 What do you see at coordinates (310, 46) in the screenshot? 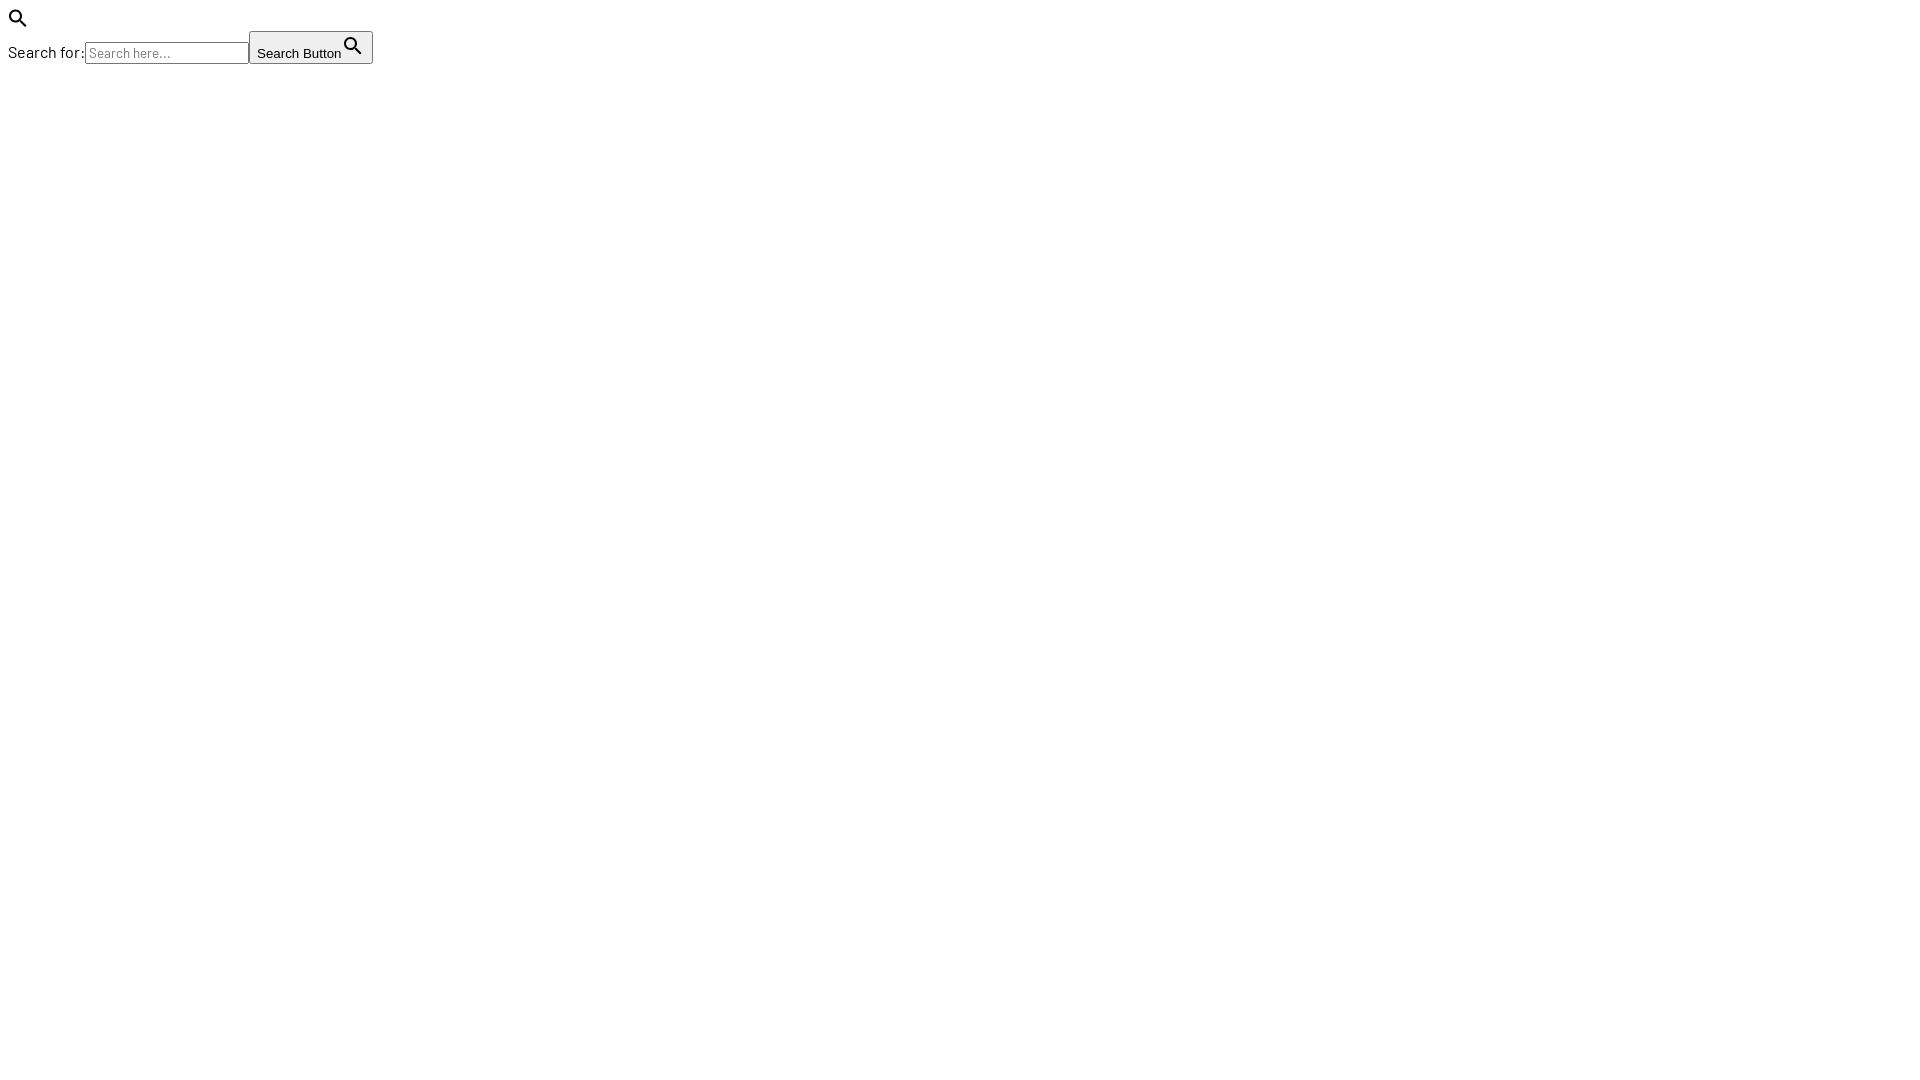
I see `'Search Button'` at bounding box center [310, 46].